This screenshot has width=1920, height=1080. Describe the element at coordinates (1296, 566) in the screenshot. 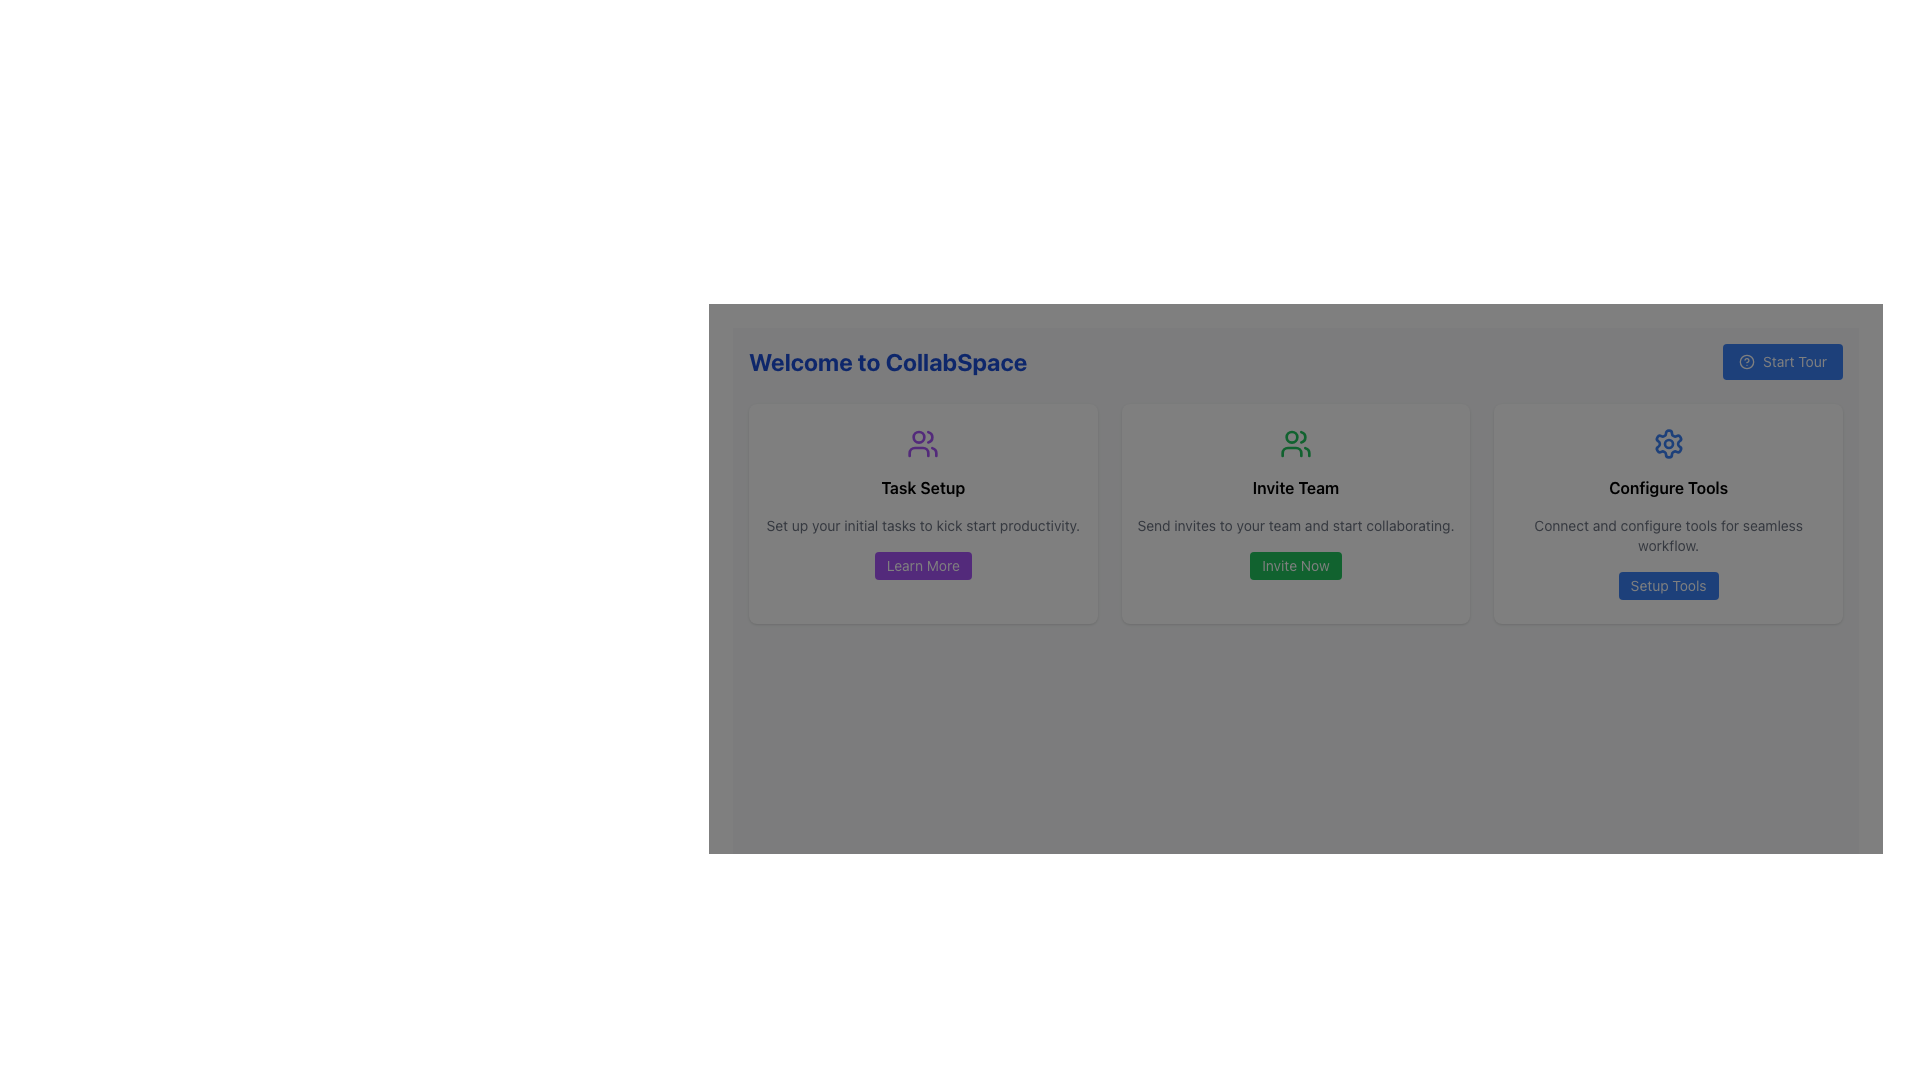

I see `the green 'Invite Now' button located at the bottom of the 'Invite Team' card` at that location.